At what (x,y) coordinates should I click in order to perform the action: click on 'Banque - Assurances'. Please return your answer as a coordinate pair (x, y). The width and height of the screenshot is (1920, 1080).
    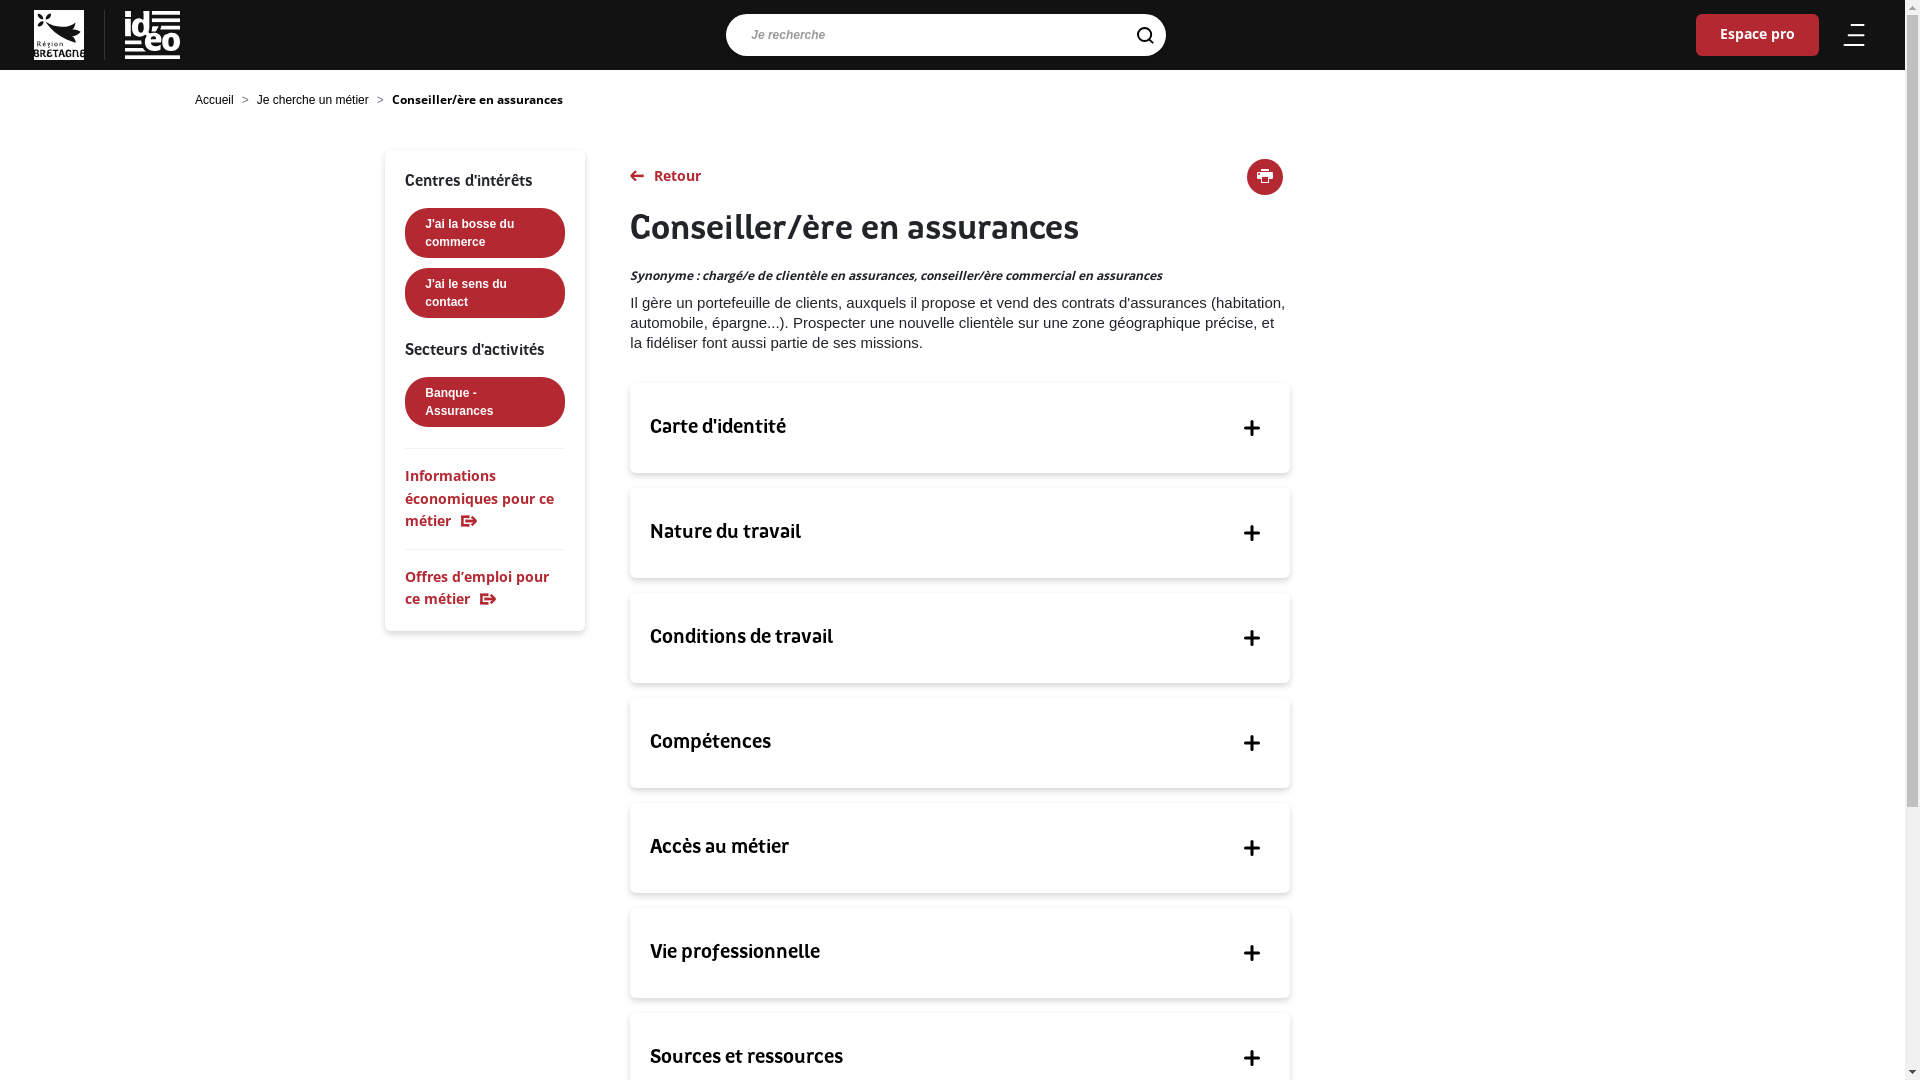
    Looking at the image, I should click on (403, 401).